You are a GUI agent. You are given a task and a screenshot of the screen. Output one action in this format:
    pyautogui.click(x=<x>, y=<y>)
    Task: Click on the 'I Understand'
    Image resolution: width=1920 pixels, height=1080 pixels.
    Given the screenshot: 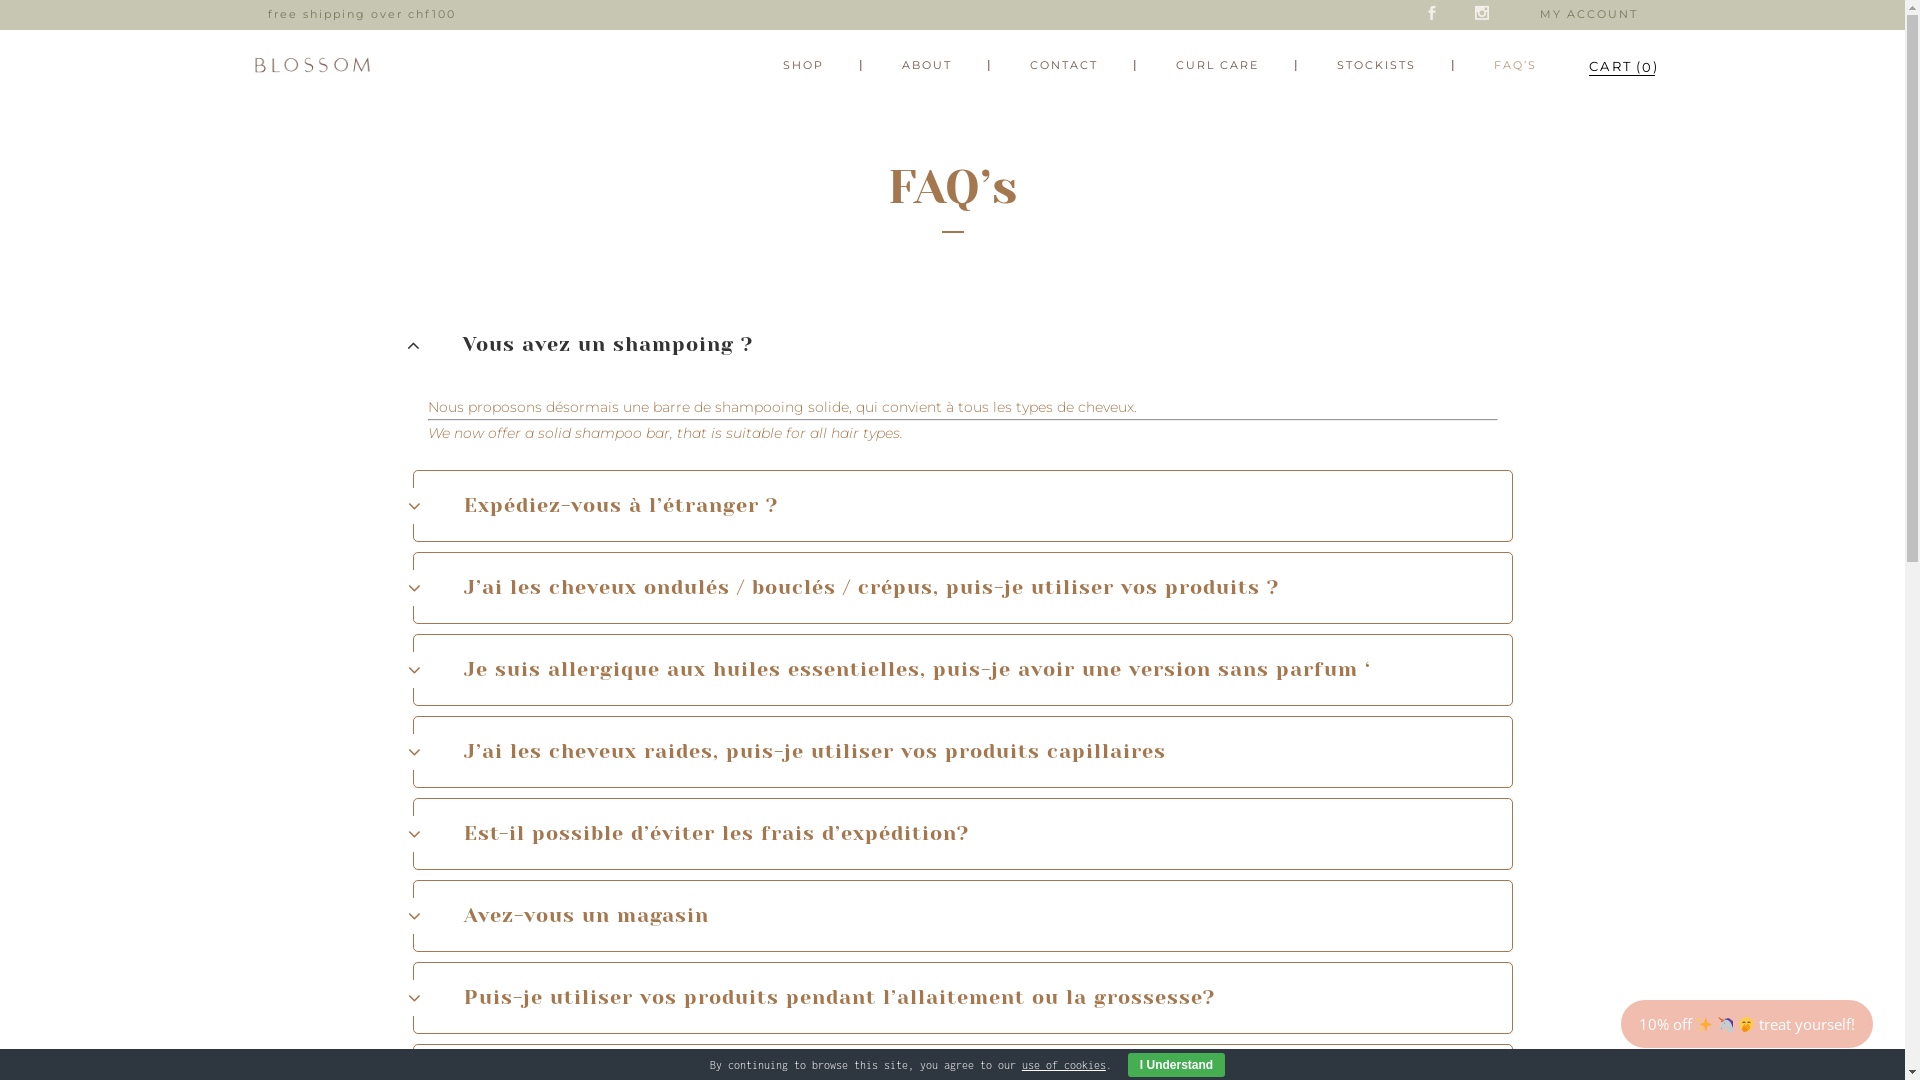 What is the action you would take?
    pyautogui.click(x=1176, y=1063)
    